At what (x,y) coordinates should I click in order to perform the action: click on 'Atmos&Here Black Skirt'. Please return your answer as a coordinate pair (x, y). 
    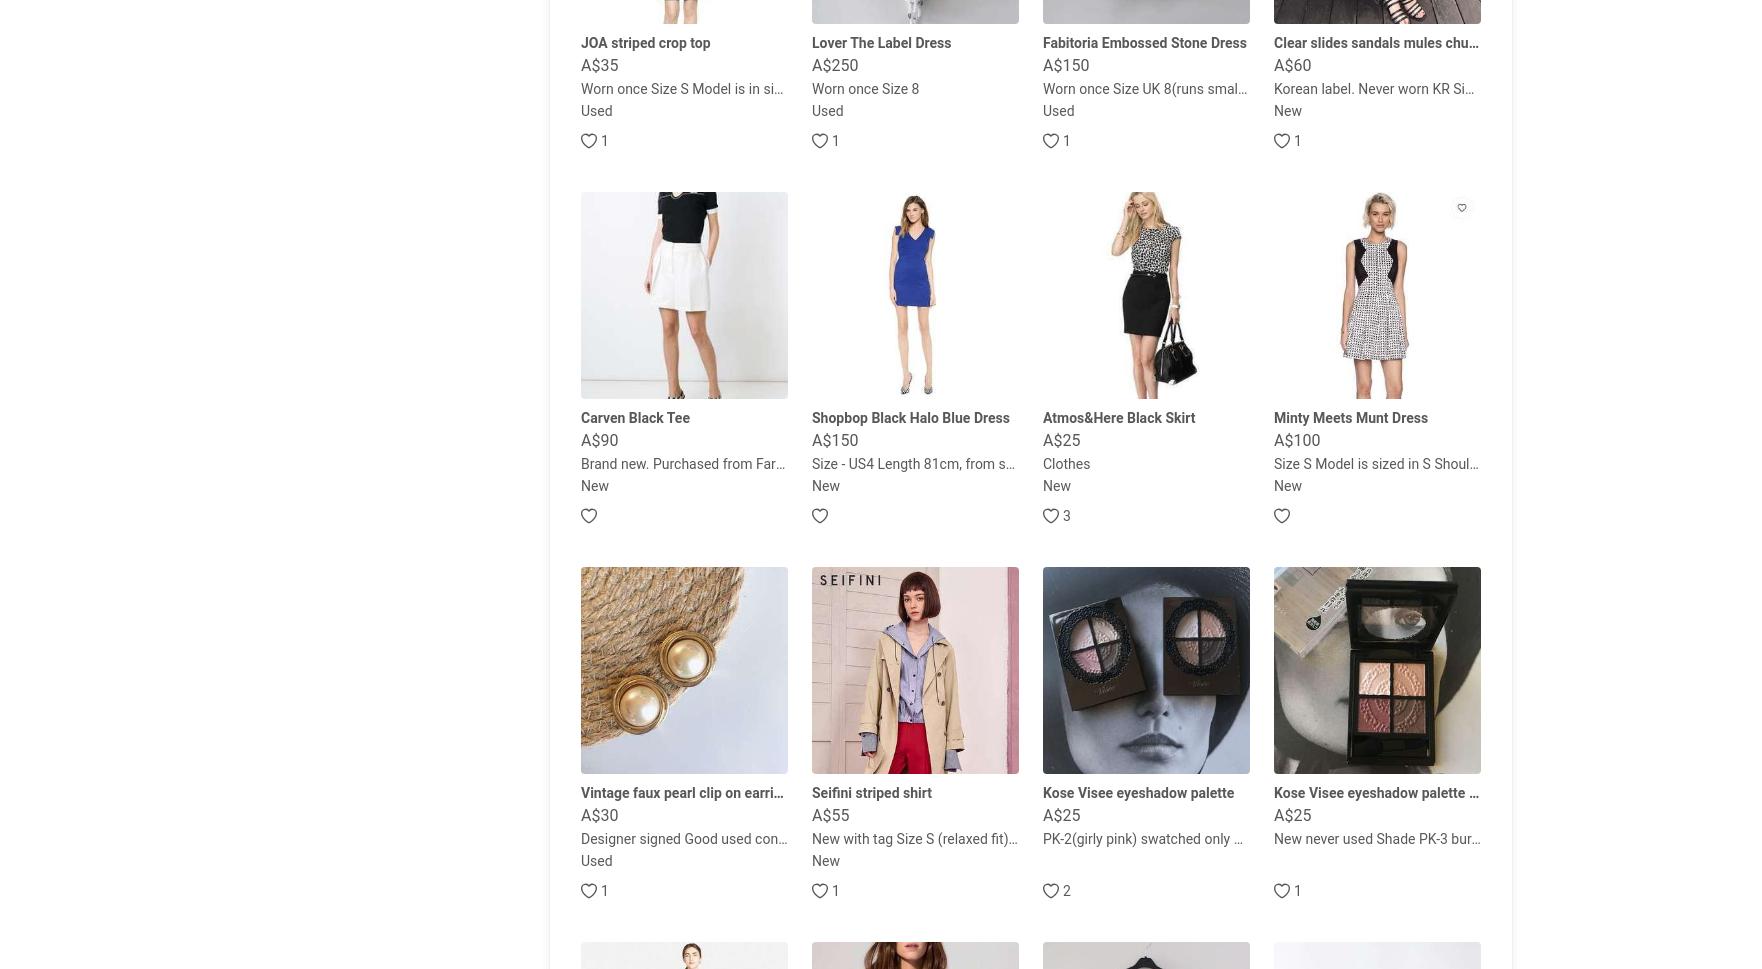
    Looking at the image, I should click on (1119, 417).